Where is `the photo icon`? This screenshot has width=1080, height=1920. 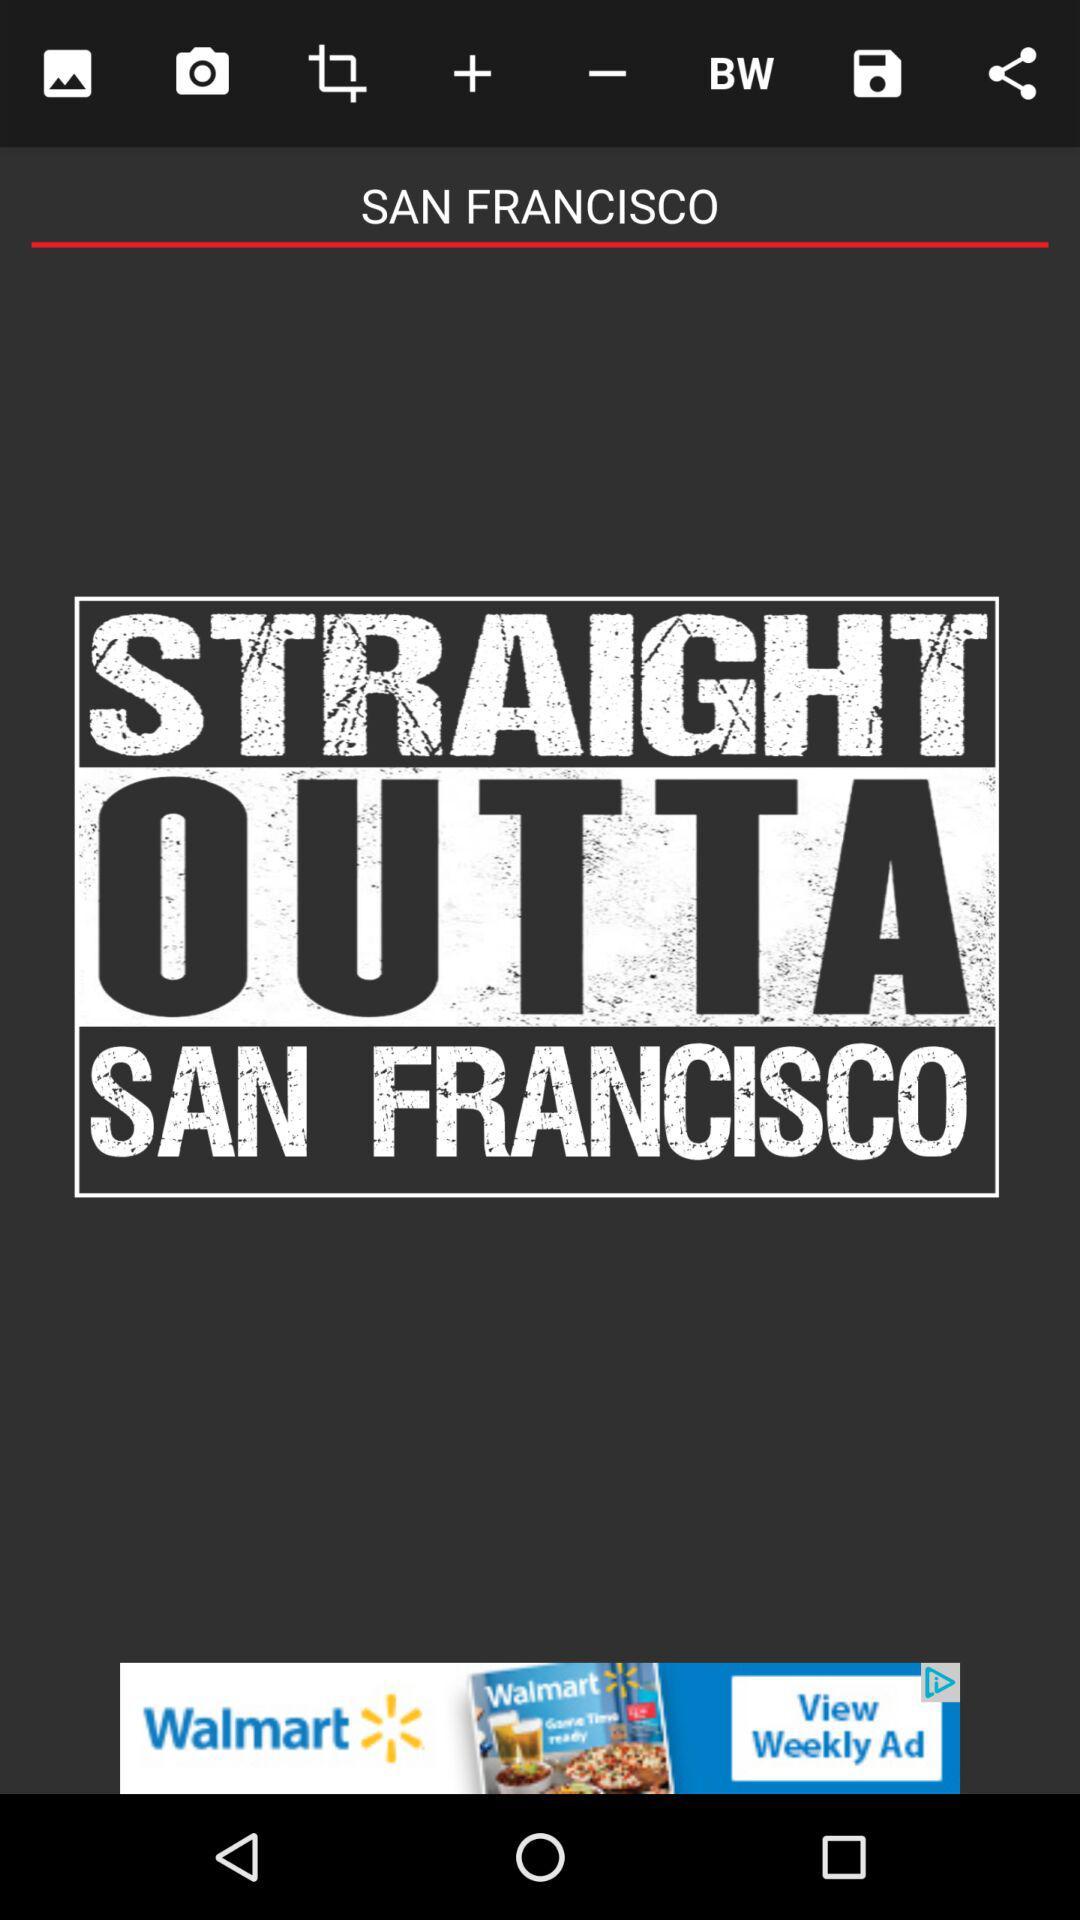
the photo icon is located at coordinates (202, 73).